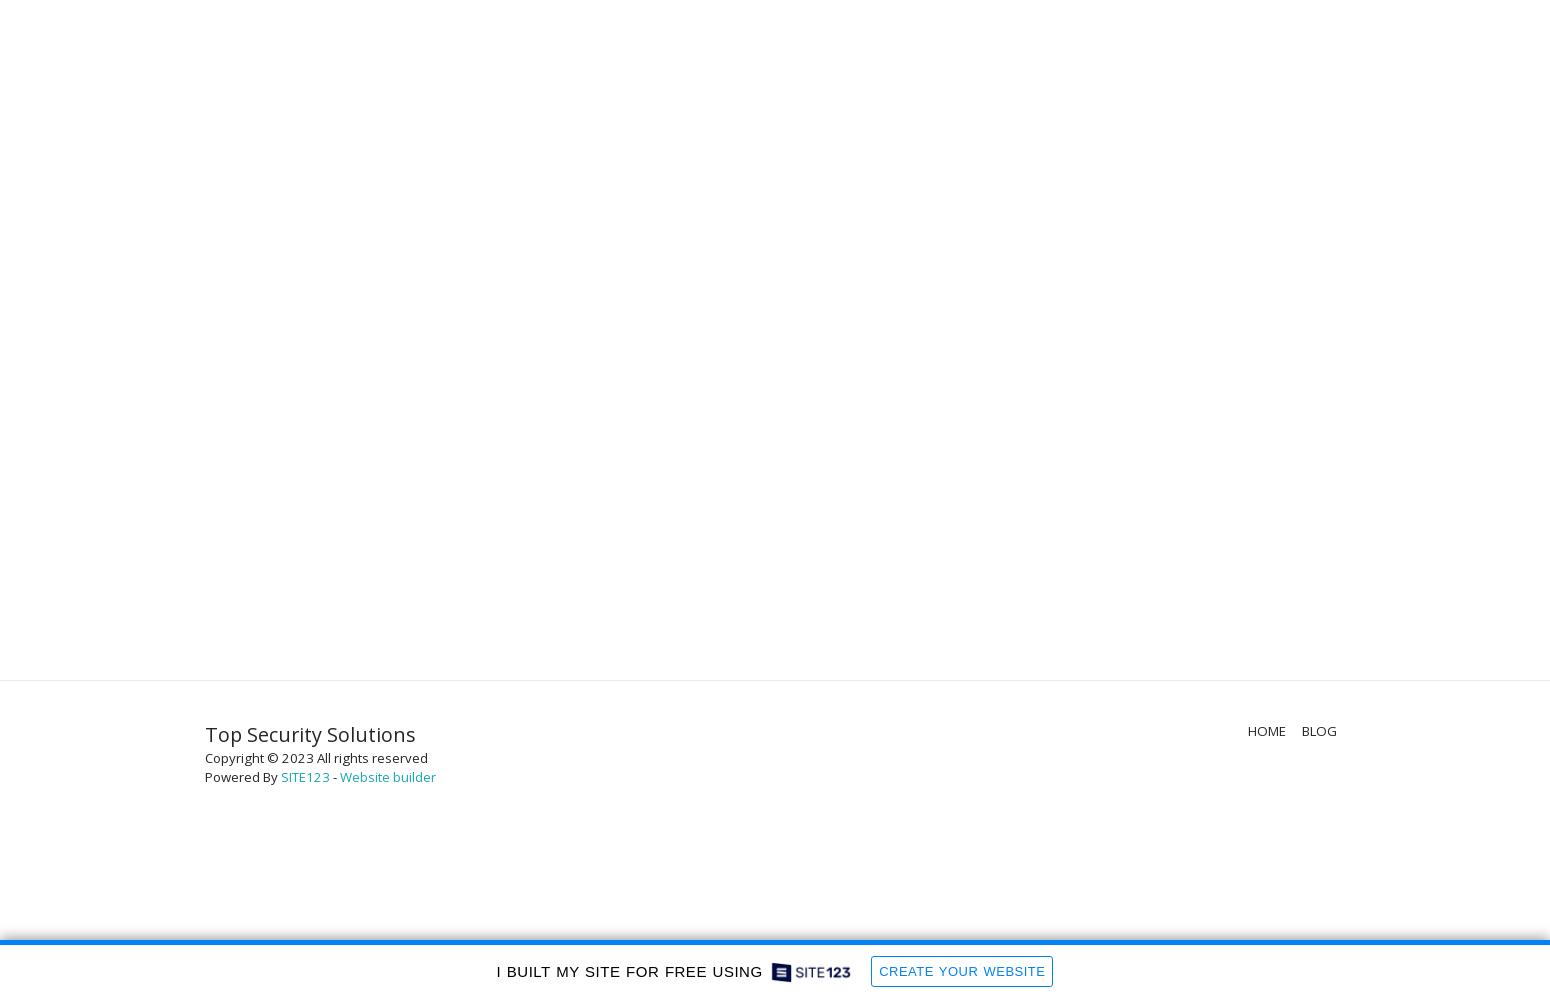 The width and height of the screenshot is (1550, 1000). I want to click on 'Home', so click(1265, 730).